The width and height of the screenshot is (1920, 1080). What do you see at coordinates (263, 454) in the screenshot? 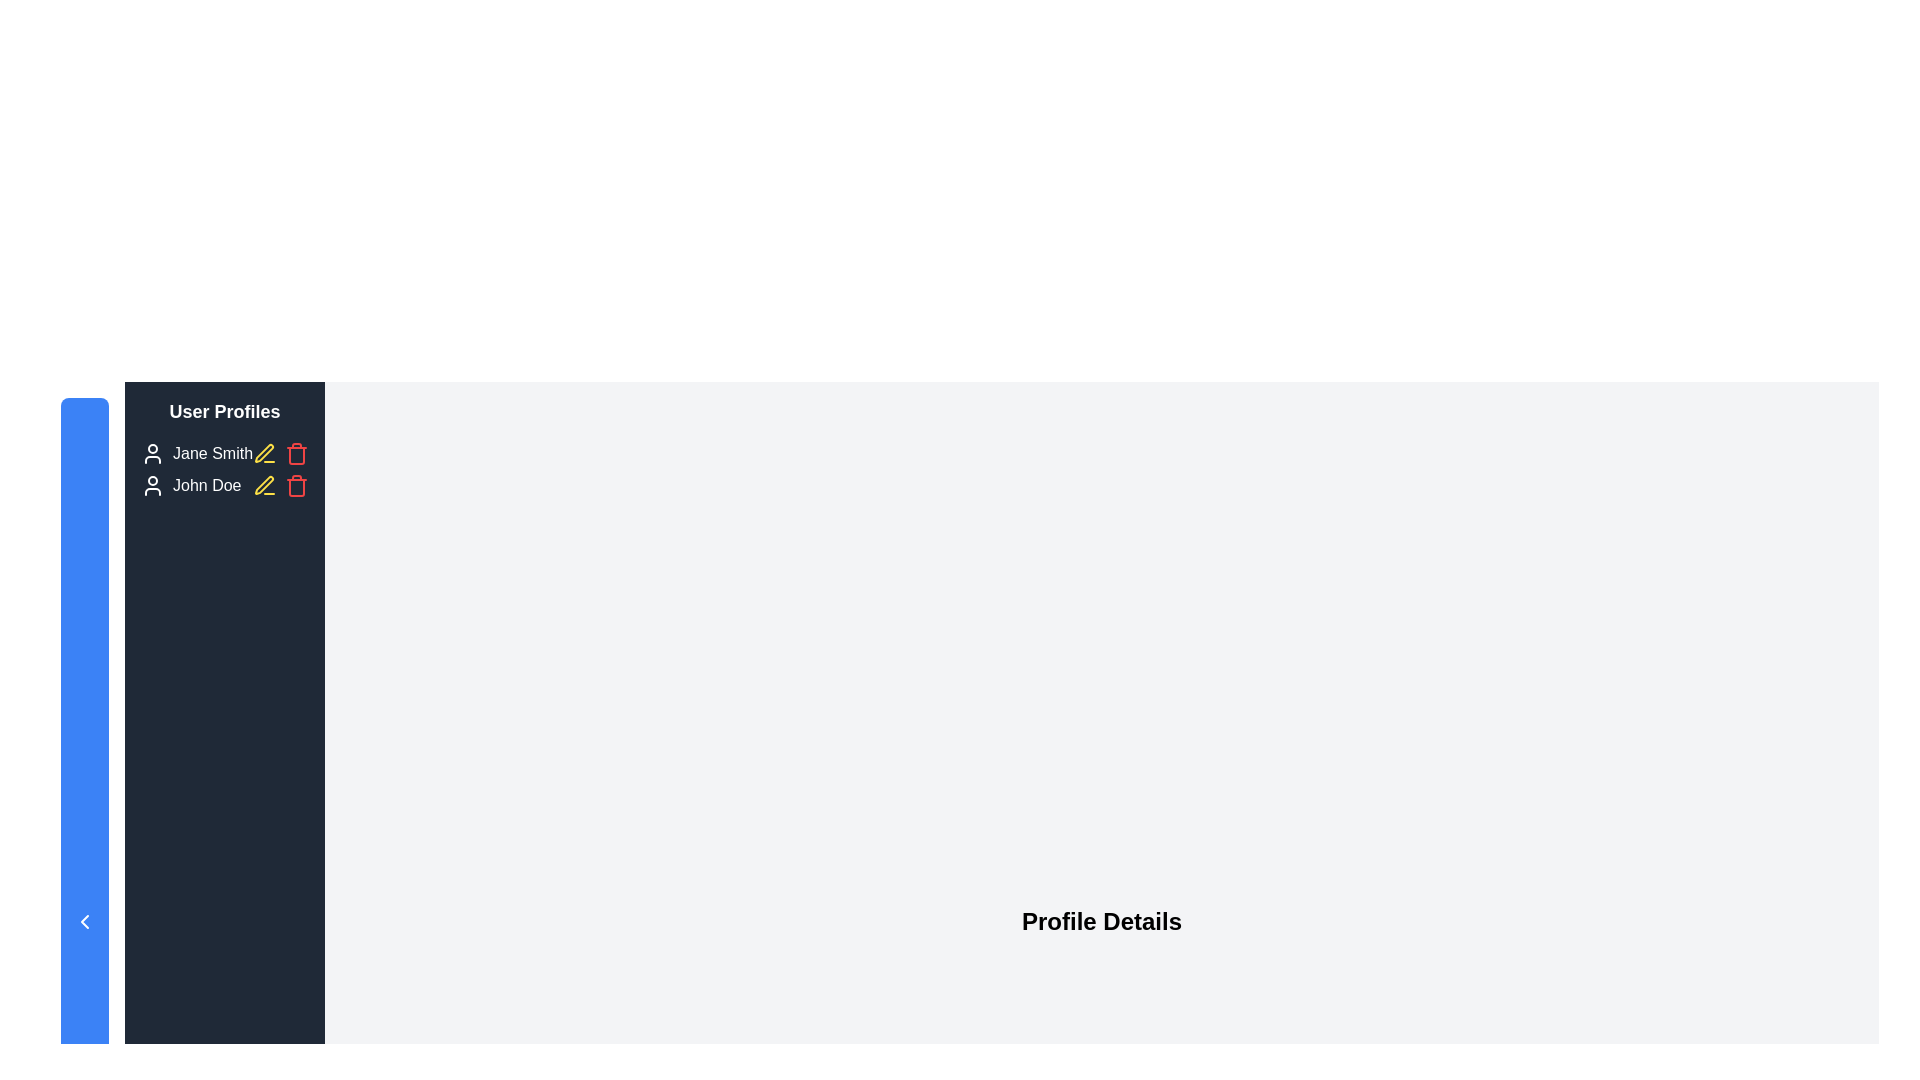
I see `the profile edit icon for 'Jane Smith' located at the top-left of the 'User Profiles' section` at bounding box center [263, 454].